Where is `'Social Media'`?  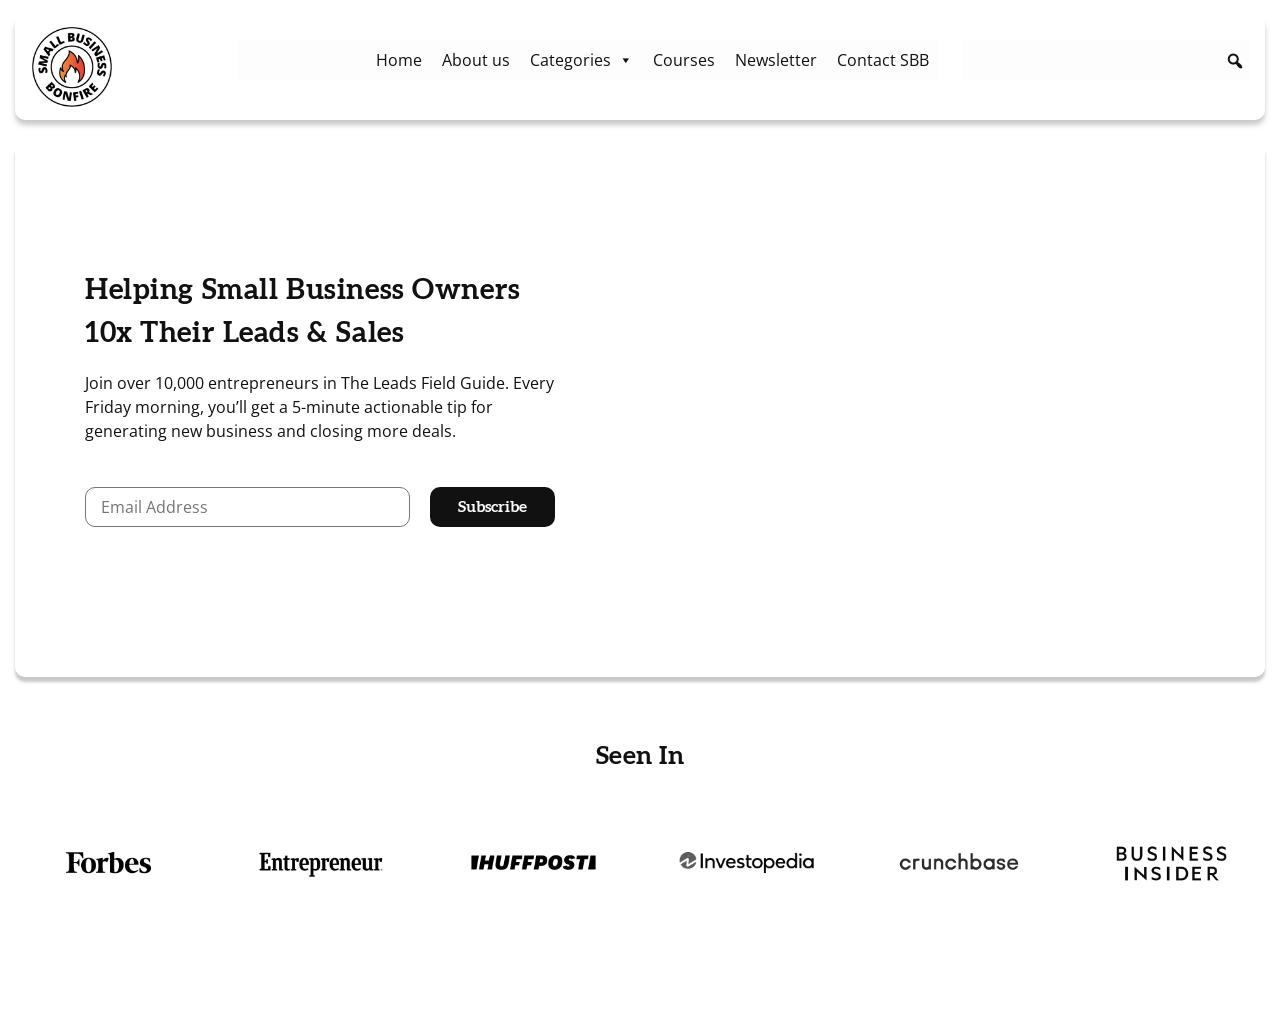
'Social Media' is located at coordinates (576, 282).